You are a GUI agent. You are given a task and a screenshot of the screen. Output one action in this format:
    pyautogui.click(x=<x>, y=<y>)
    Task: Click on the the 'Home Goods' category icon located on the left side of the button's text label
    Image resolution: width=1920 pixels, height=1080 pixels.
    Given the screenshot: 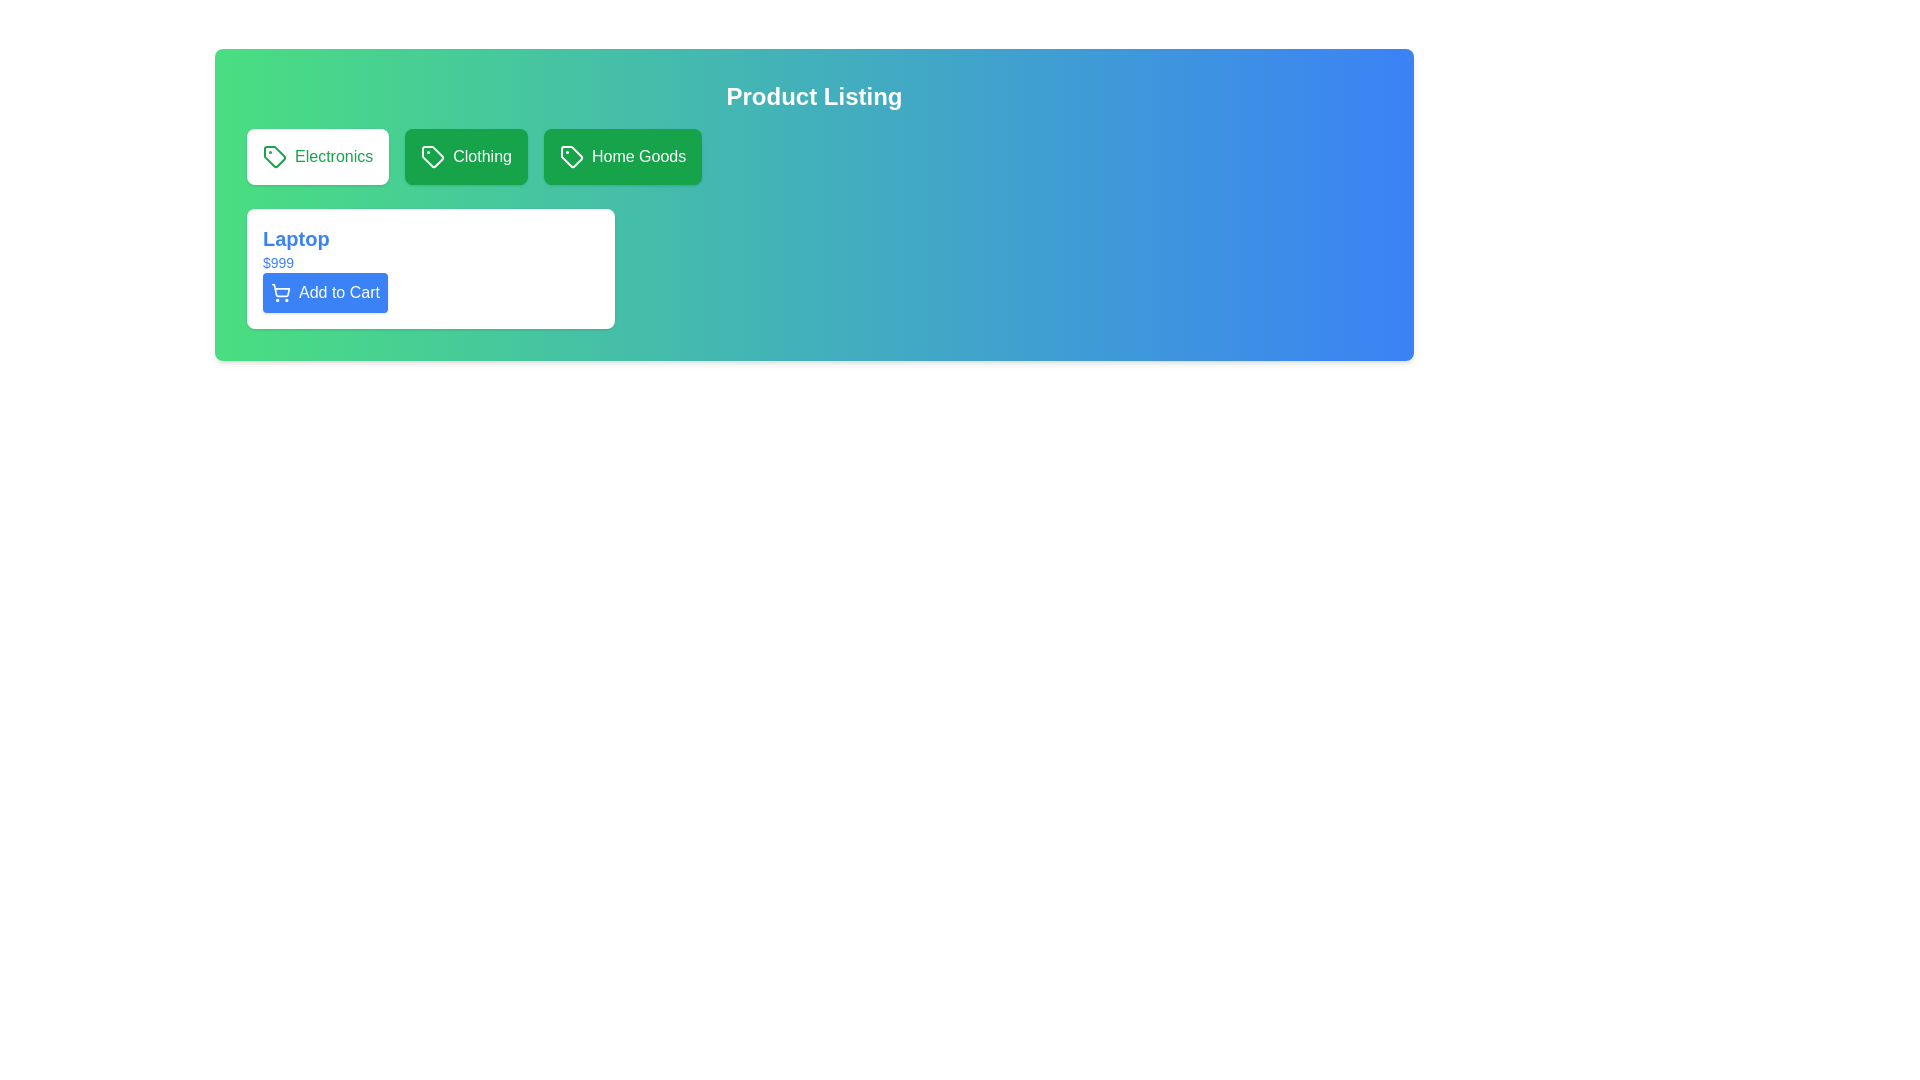 What is the action you would take?
    pyautogui.click(x=570, y=156)
    